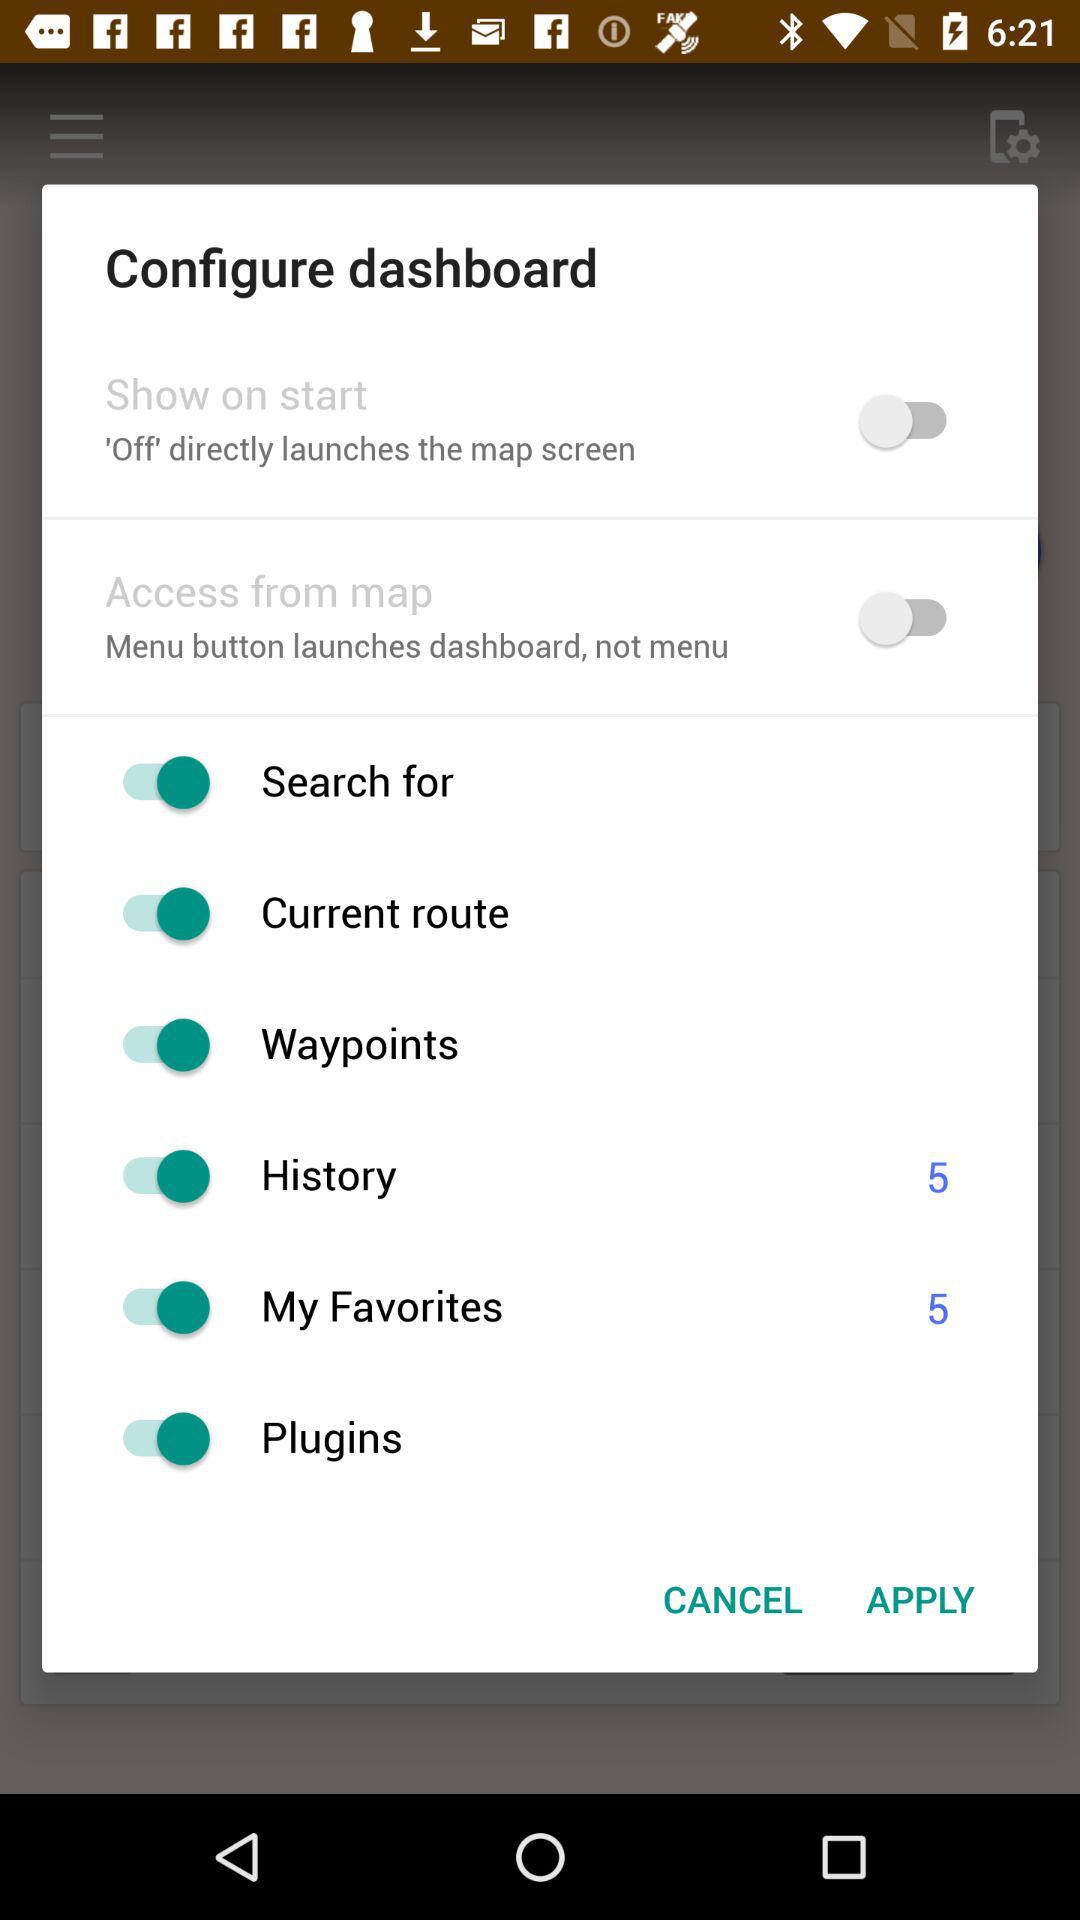  Describe the element at coordinates (155, 1176) in the screenshot. I see `change option` at that location.